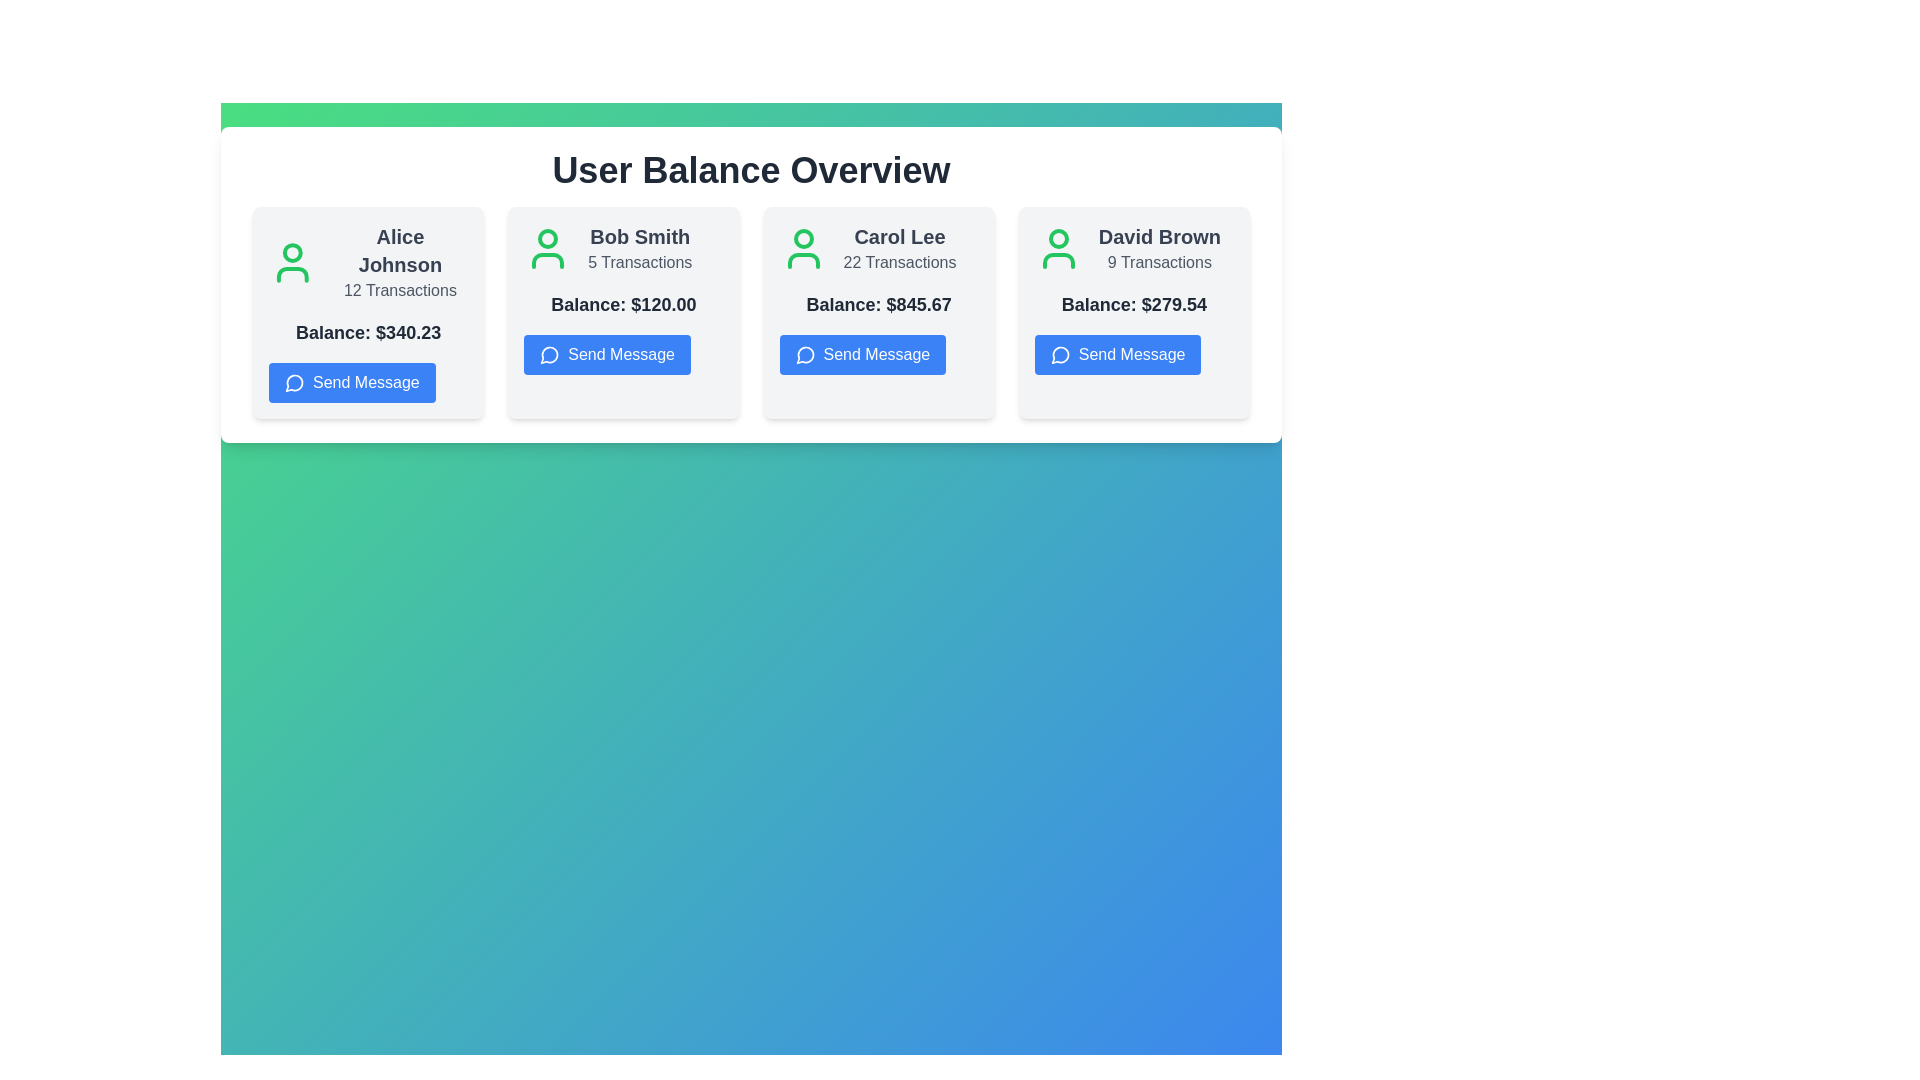  I want to click on the circular graphical component with a green outline at the top of David Brown's user card, so click(1057, 238).